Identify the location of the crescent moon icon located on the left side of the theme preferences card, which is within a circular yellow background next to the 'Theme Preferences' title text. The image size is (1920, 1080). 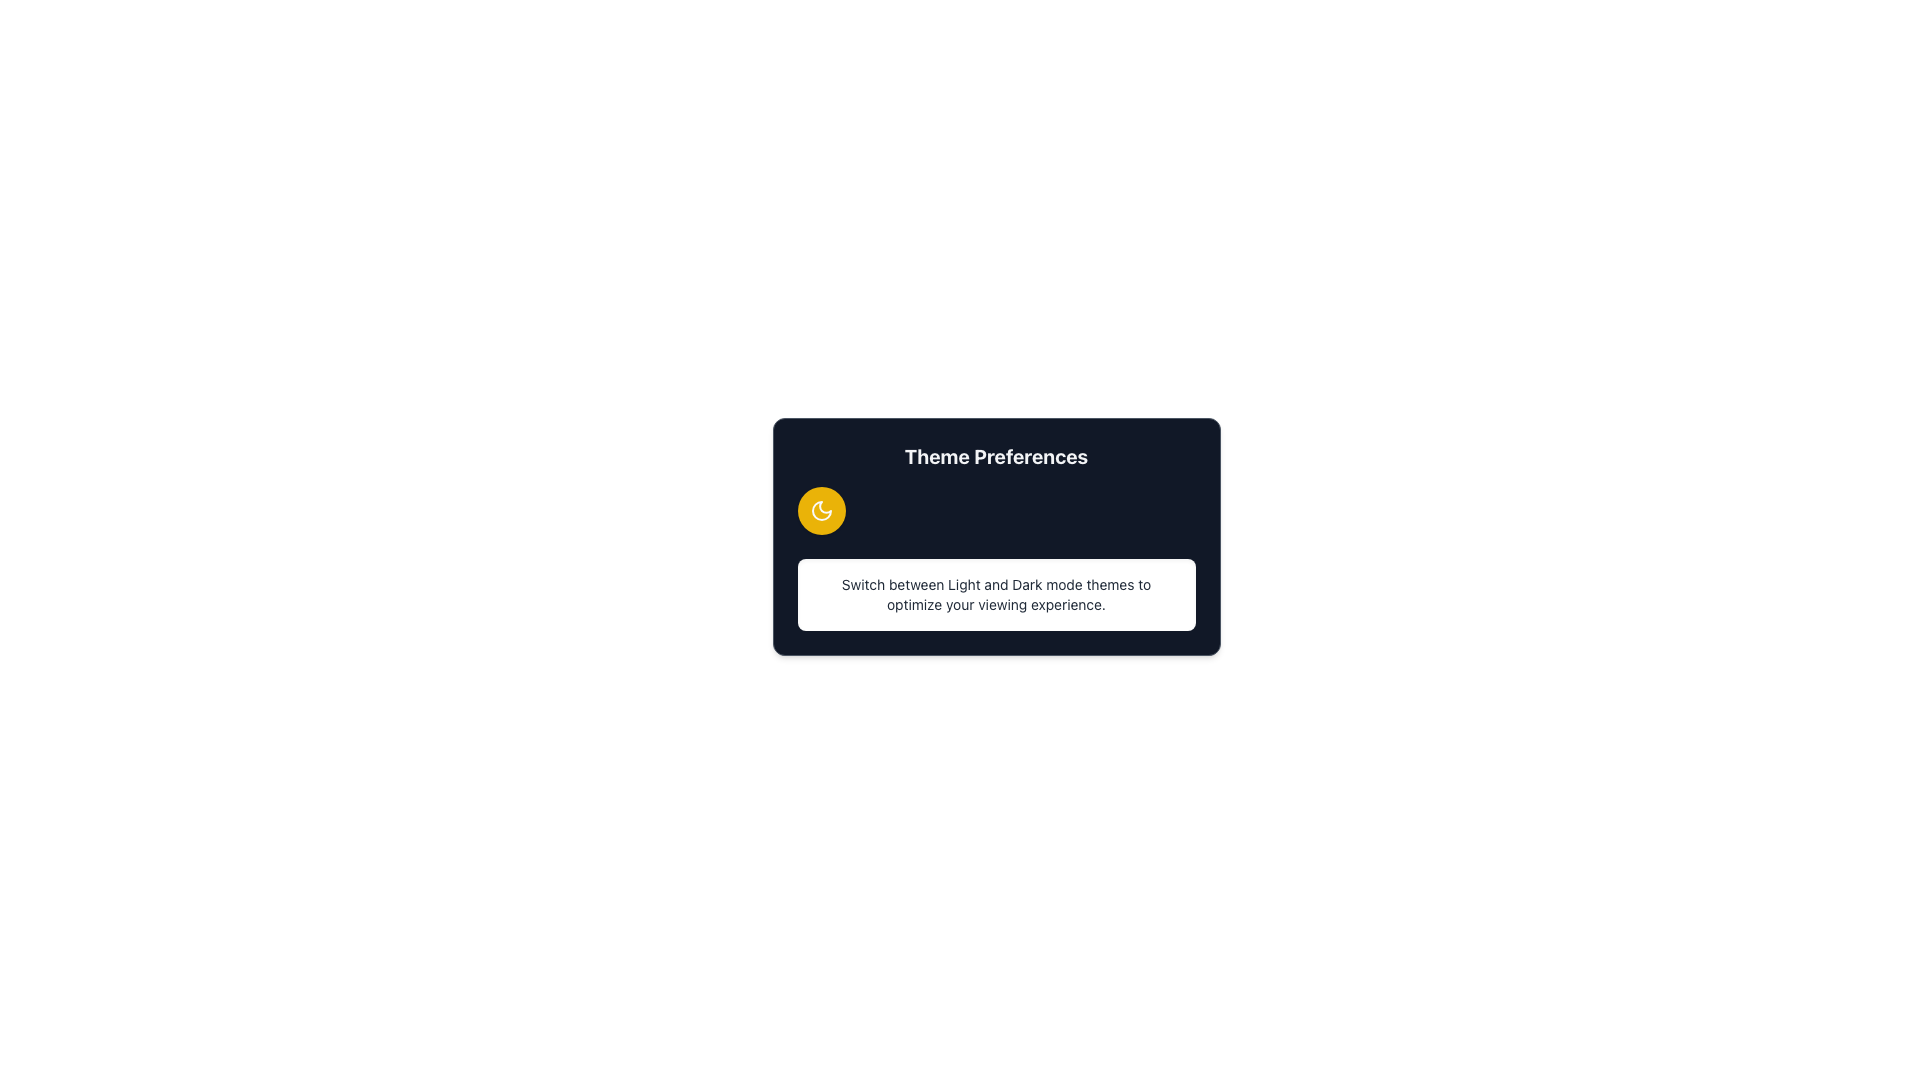
(821, 509).